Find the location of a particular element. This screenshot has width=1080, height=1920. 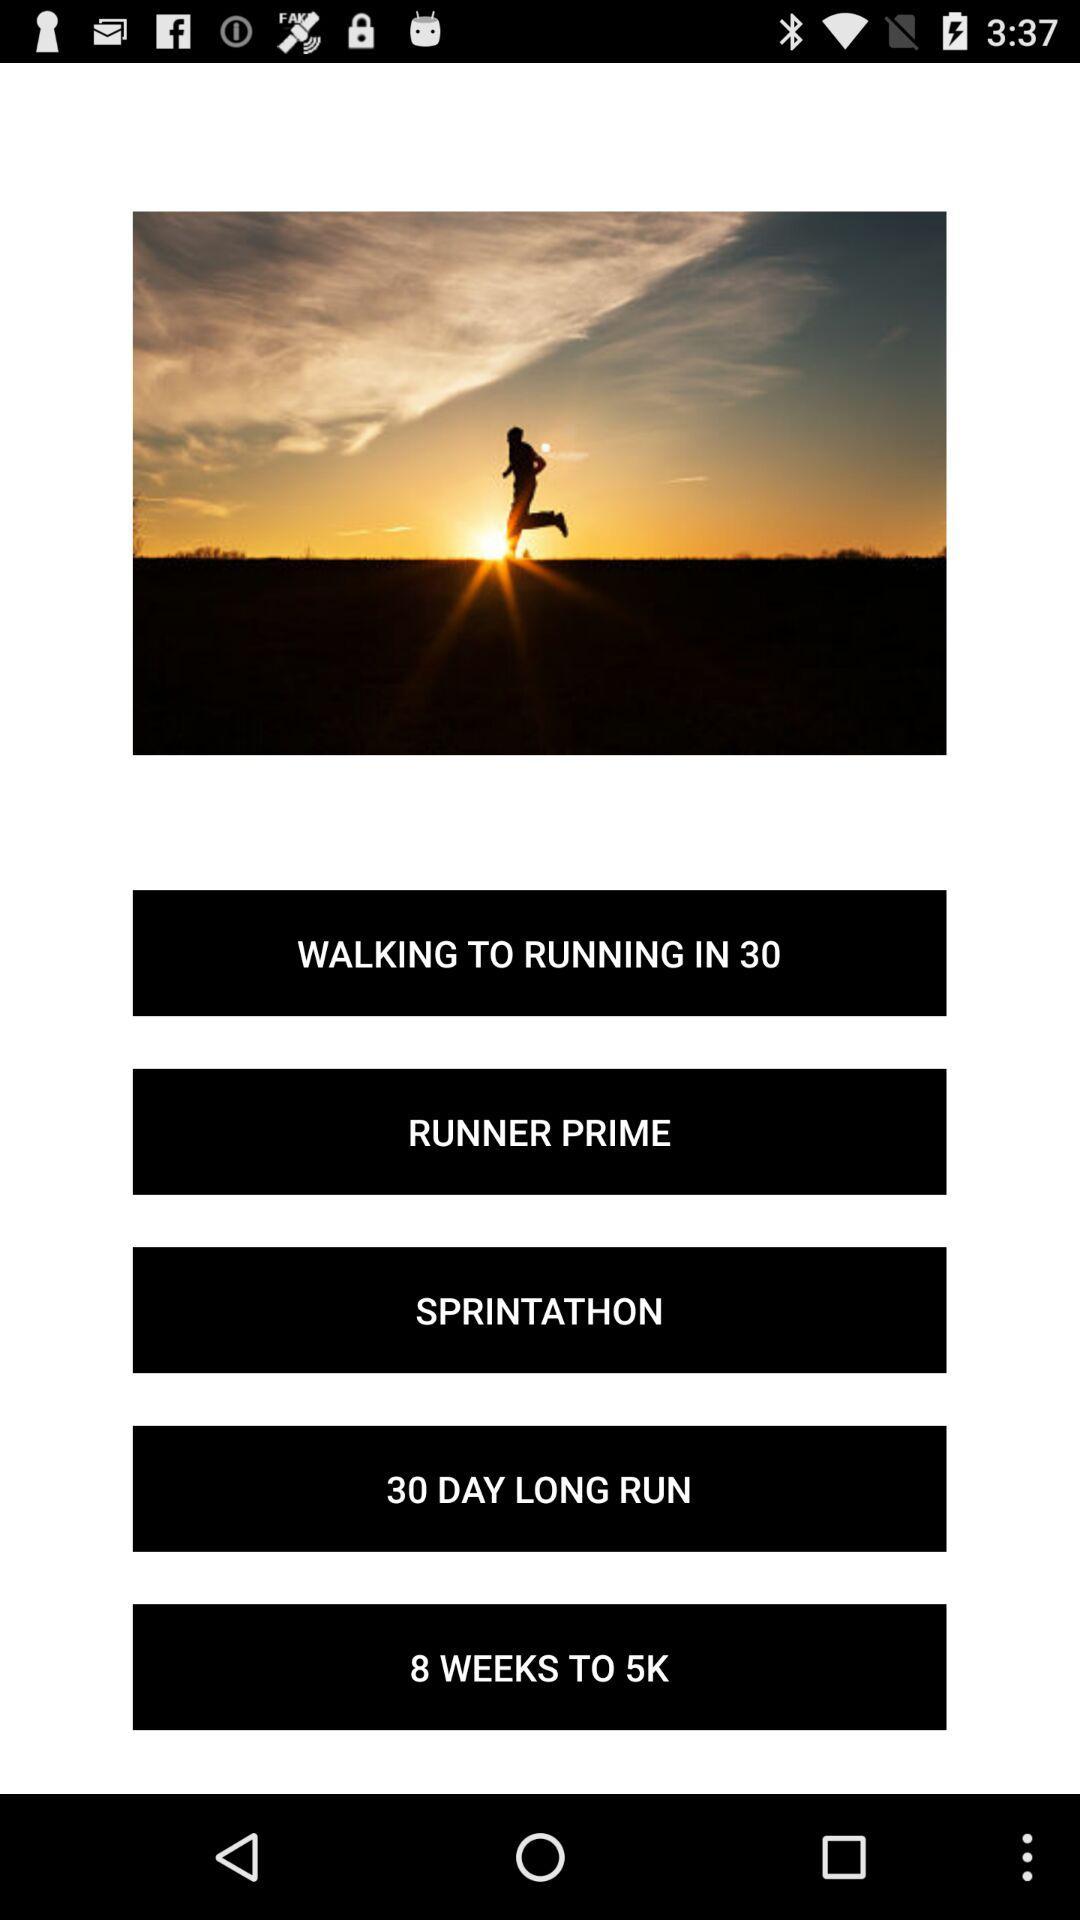

the button above the sprintathon item is located at coordinates (538, 1131).